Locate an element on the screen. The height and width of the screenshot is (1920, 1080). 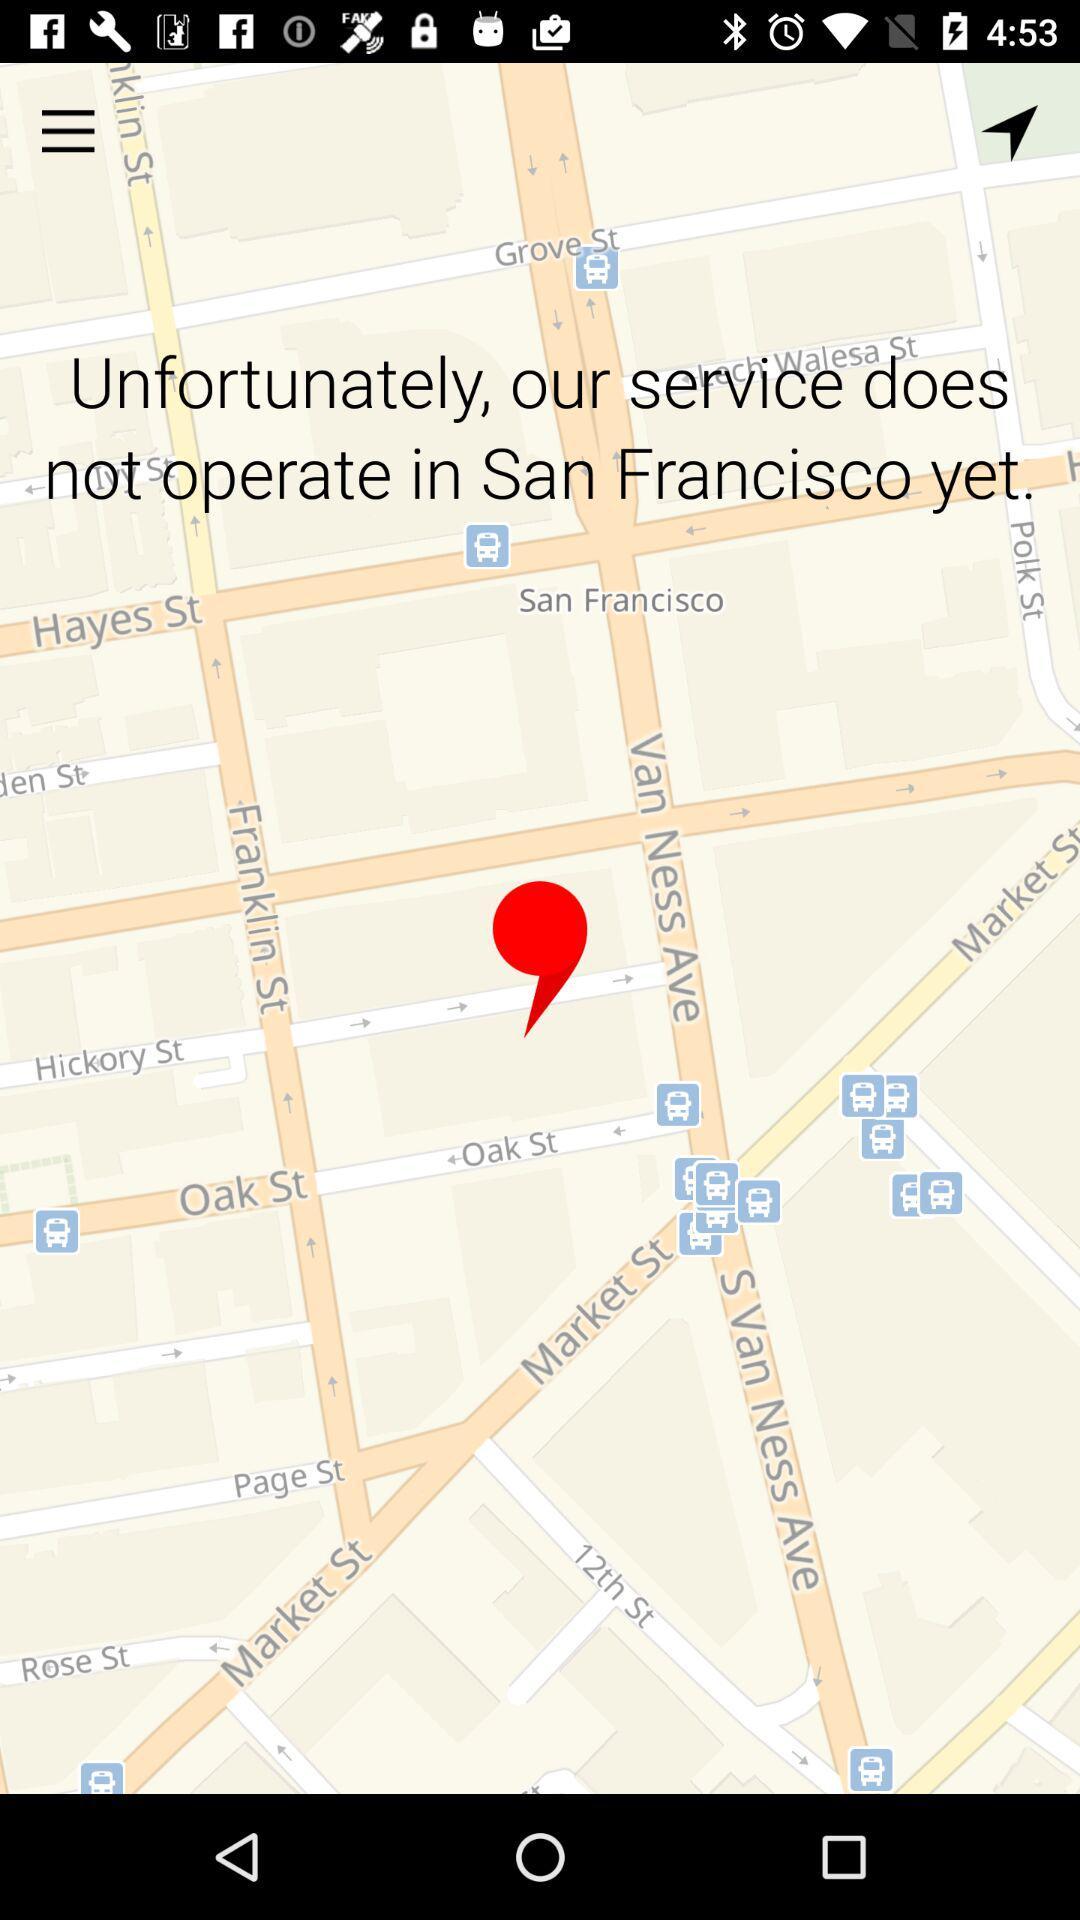
more options is located at coordinates (67, 130).